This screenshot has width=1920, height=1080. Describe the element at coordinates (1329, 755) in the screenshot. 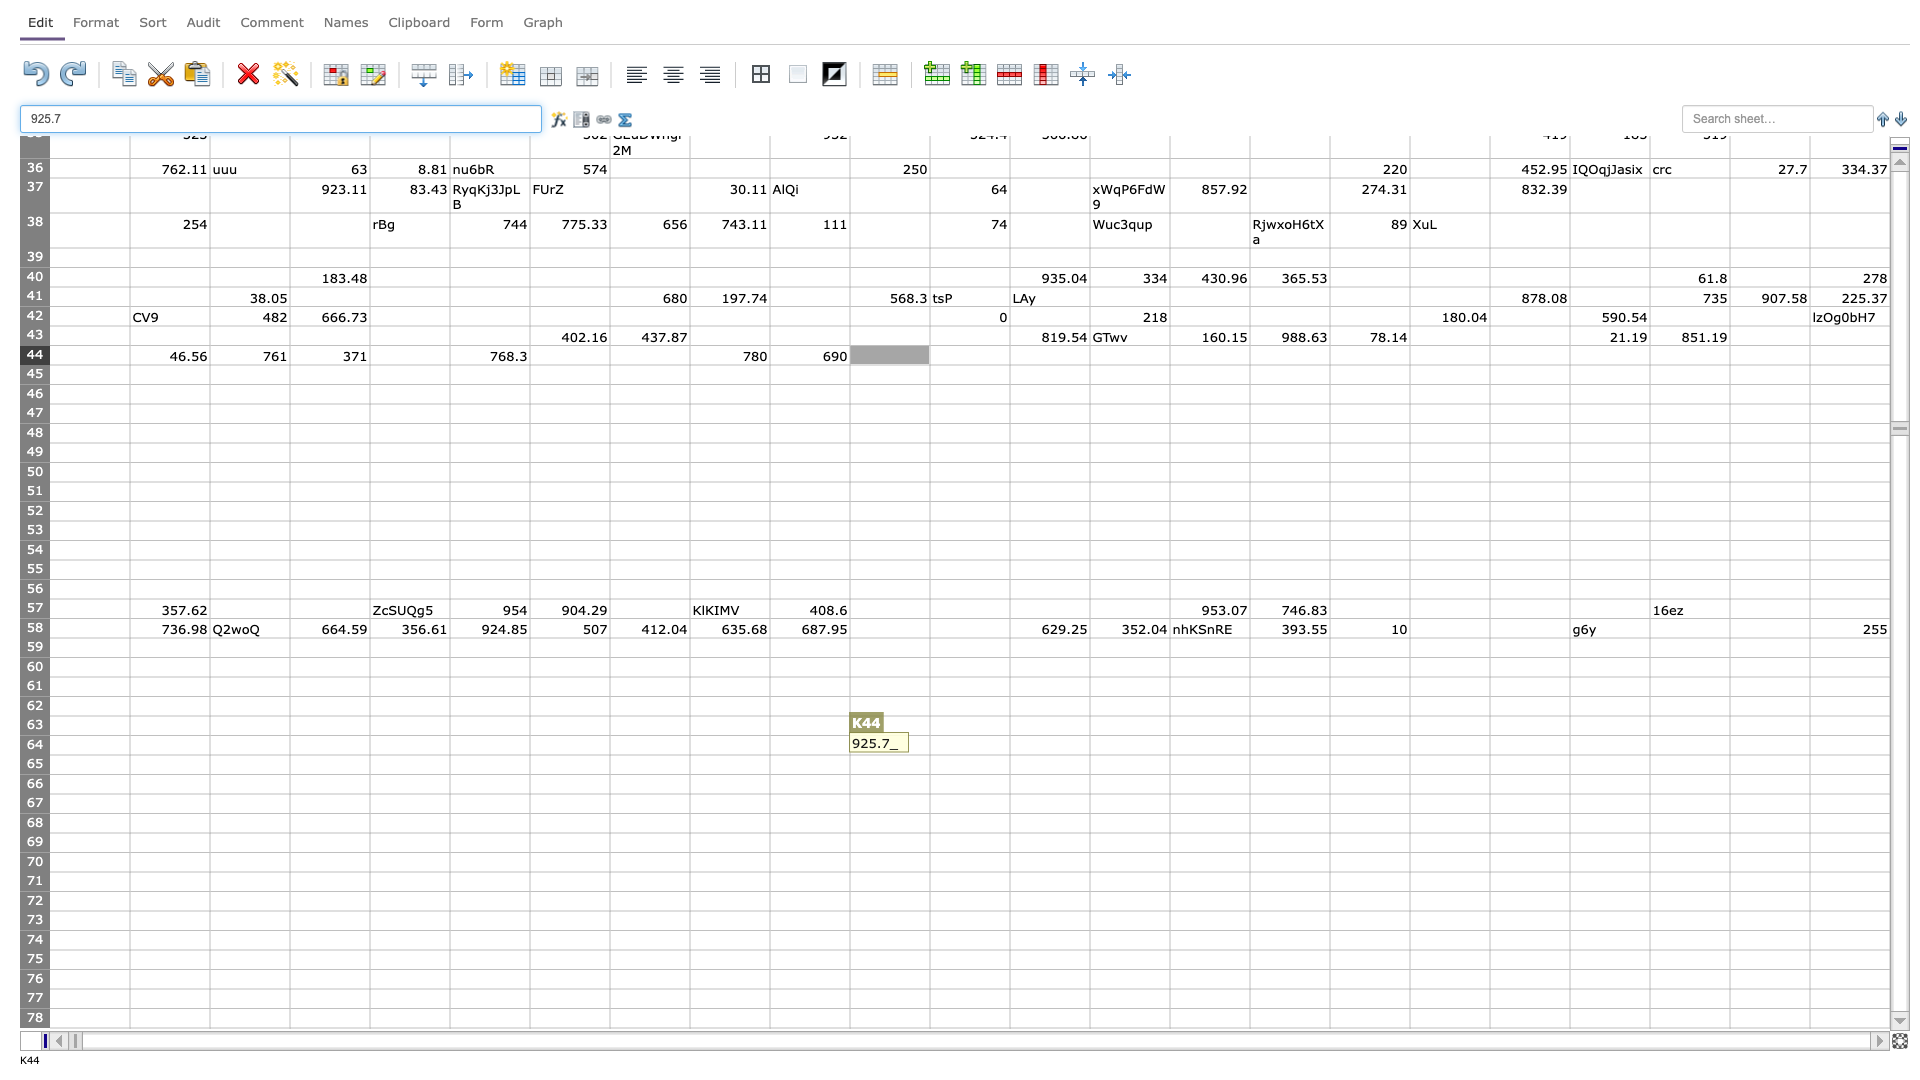

I see `Fill handle of cell P-64` at that location.